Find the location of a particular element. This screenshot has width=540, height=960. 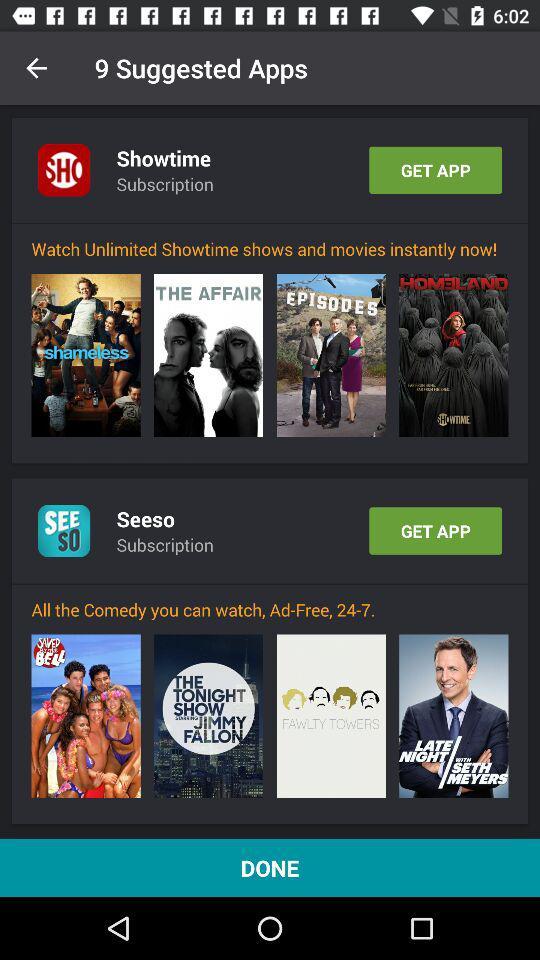

icon below all the comedy item is located at coordinates (85, 716).